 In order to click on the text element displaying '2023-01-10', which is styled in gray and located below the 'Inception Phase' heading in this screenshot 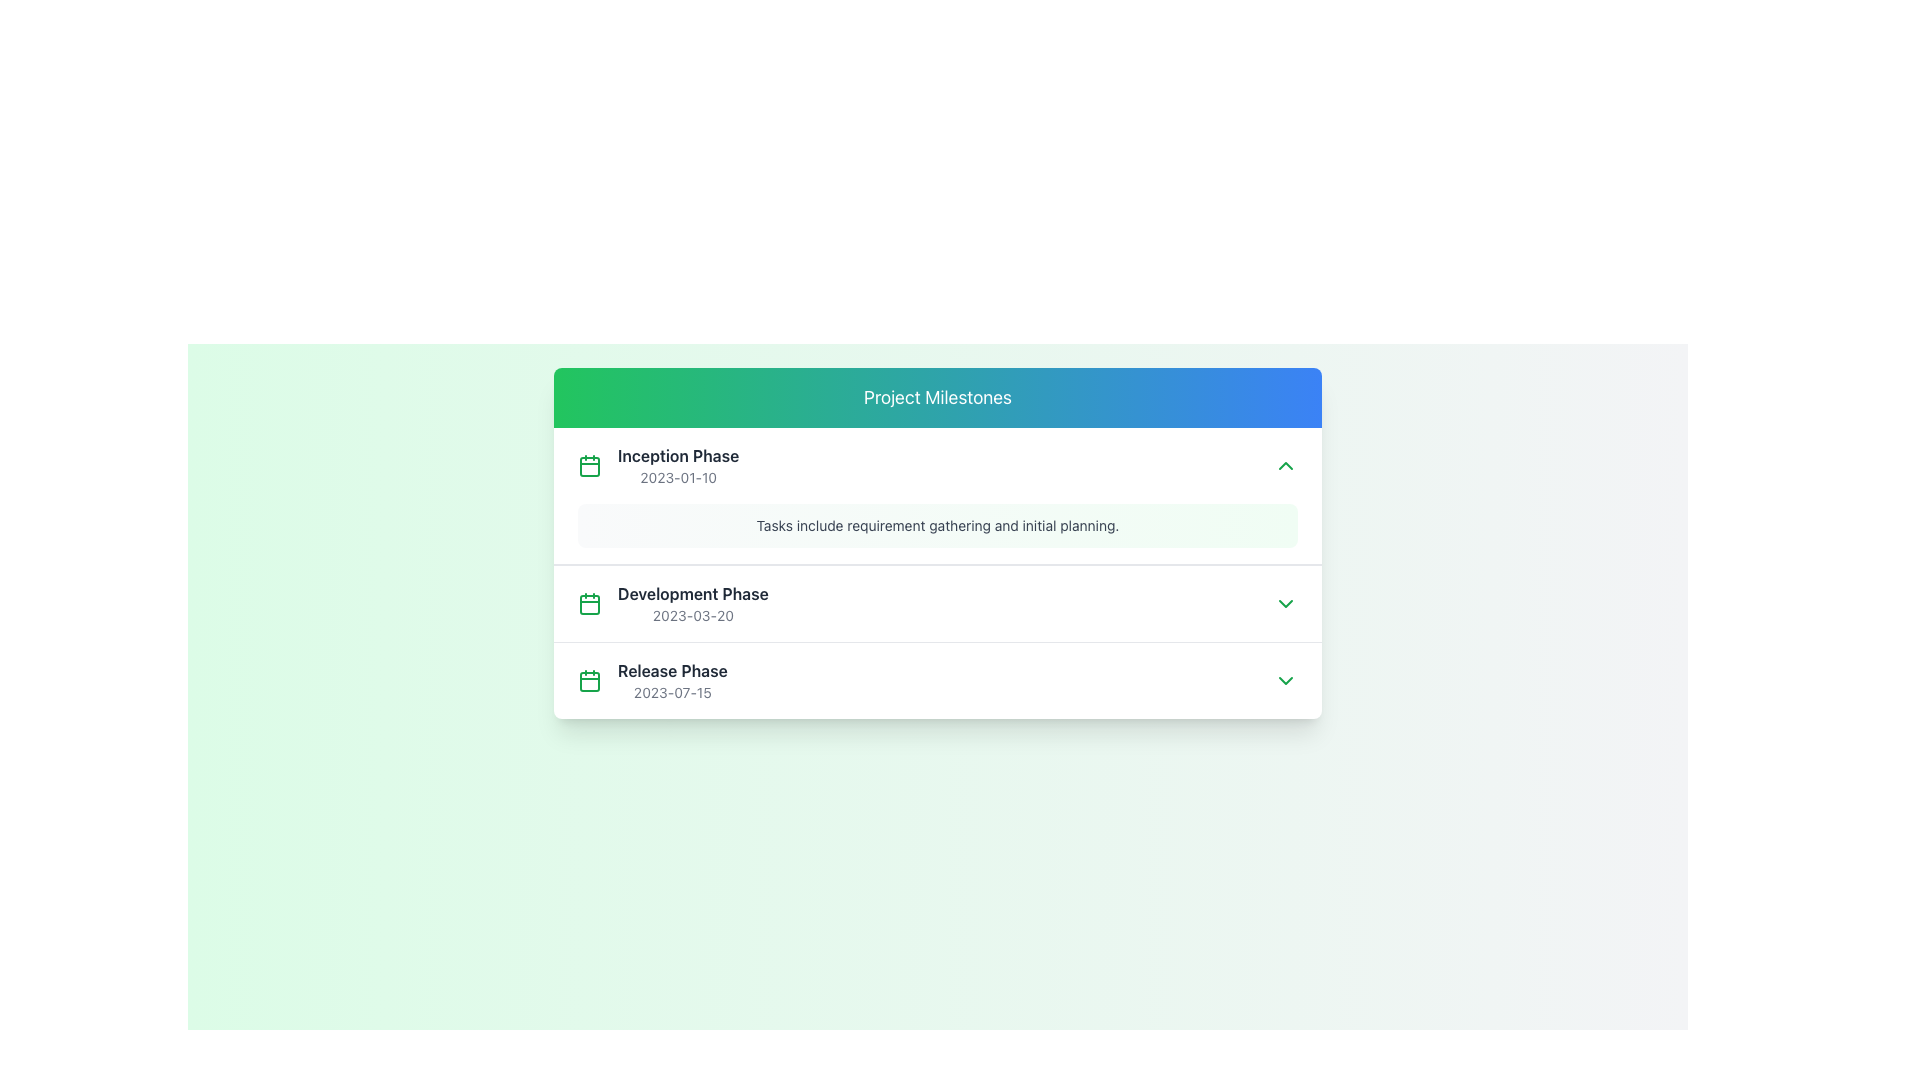, I will do `click(678, 478)`.